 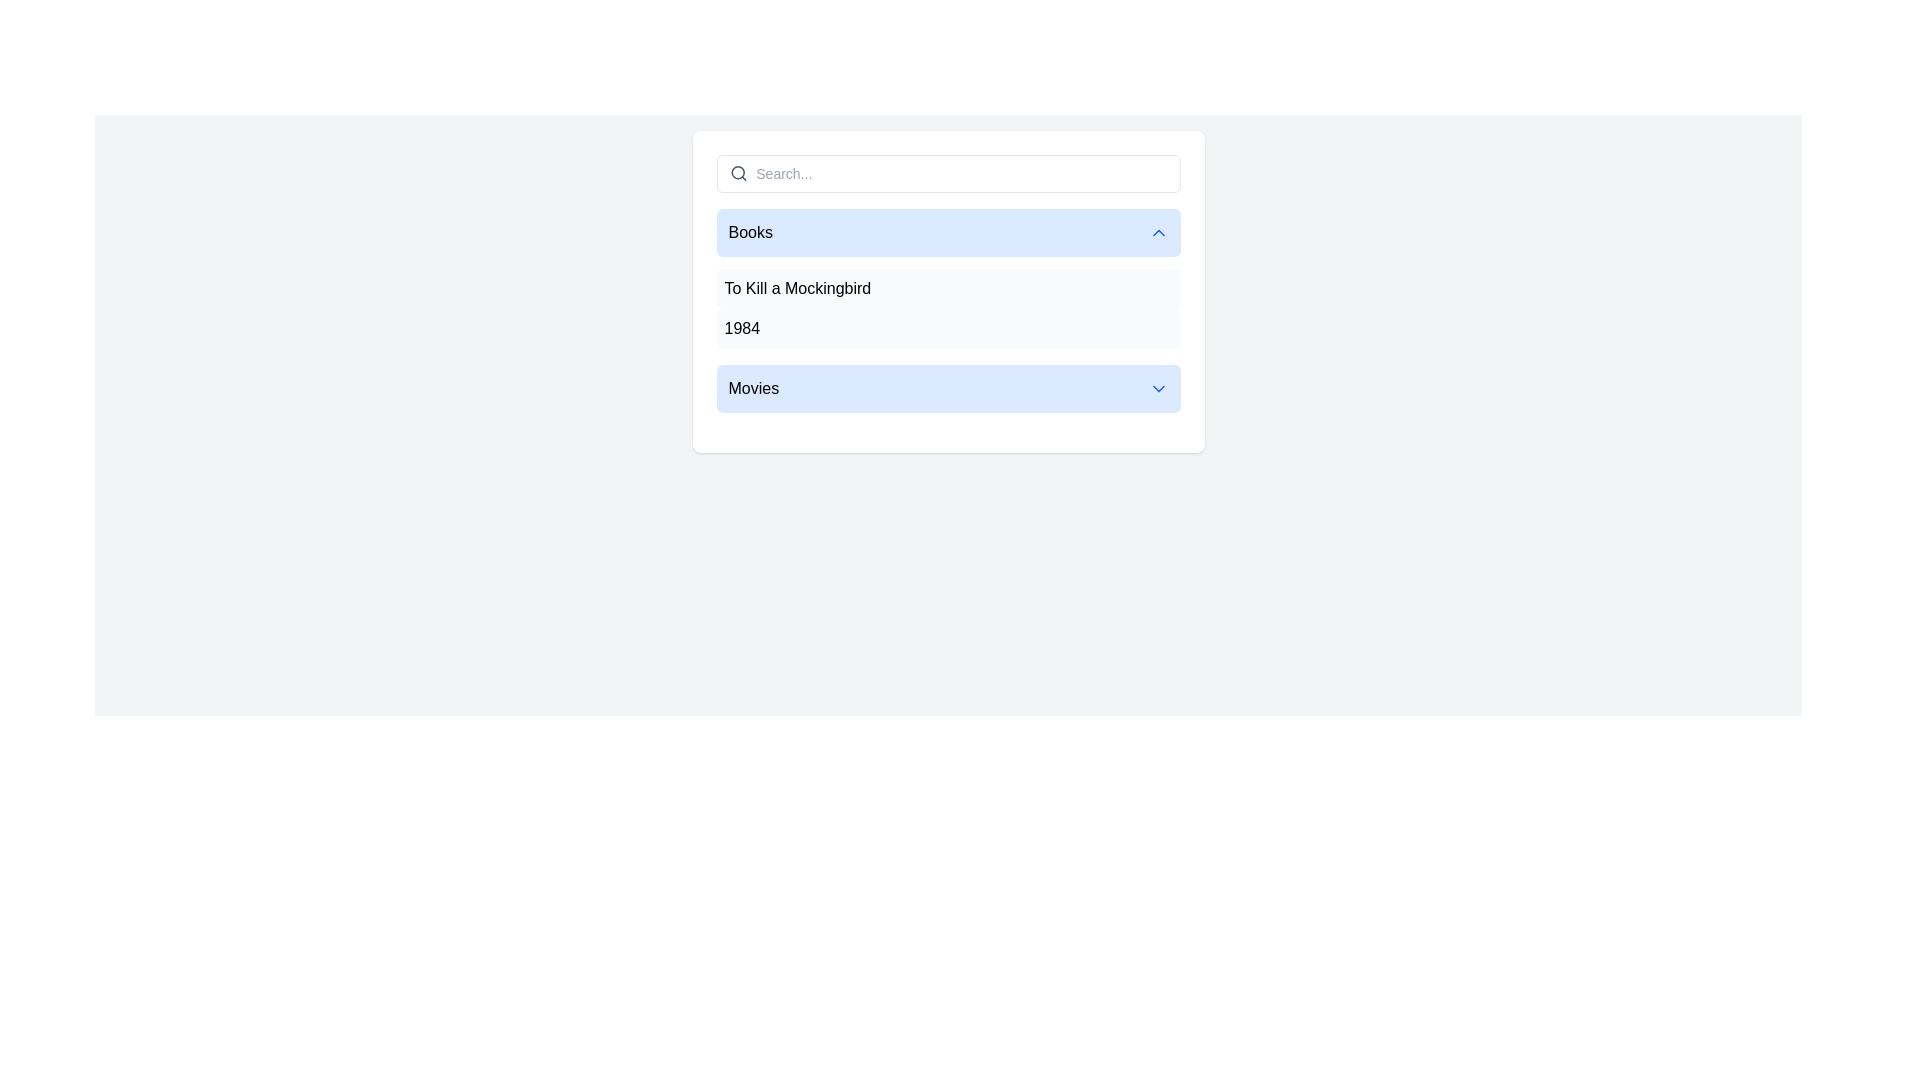 What do you see at coordinates (737, 172) in the screenshot?
I see `the circular icon representing the lens of a magnifying glass, located in the top left corner of the search bar` at bounding box center [737, 172].